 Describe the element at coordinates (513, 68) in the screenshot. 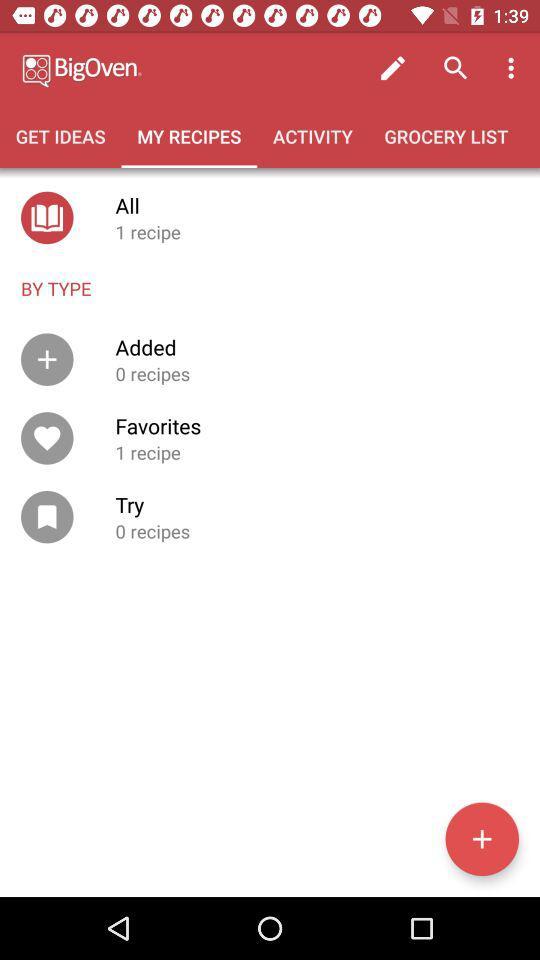

I see `the item above the grocery list` at that location.